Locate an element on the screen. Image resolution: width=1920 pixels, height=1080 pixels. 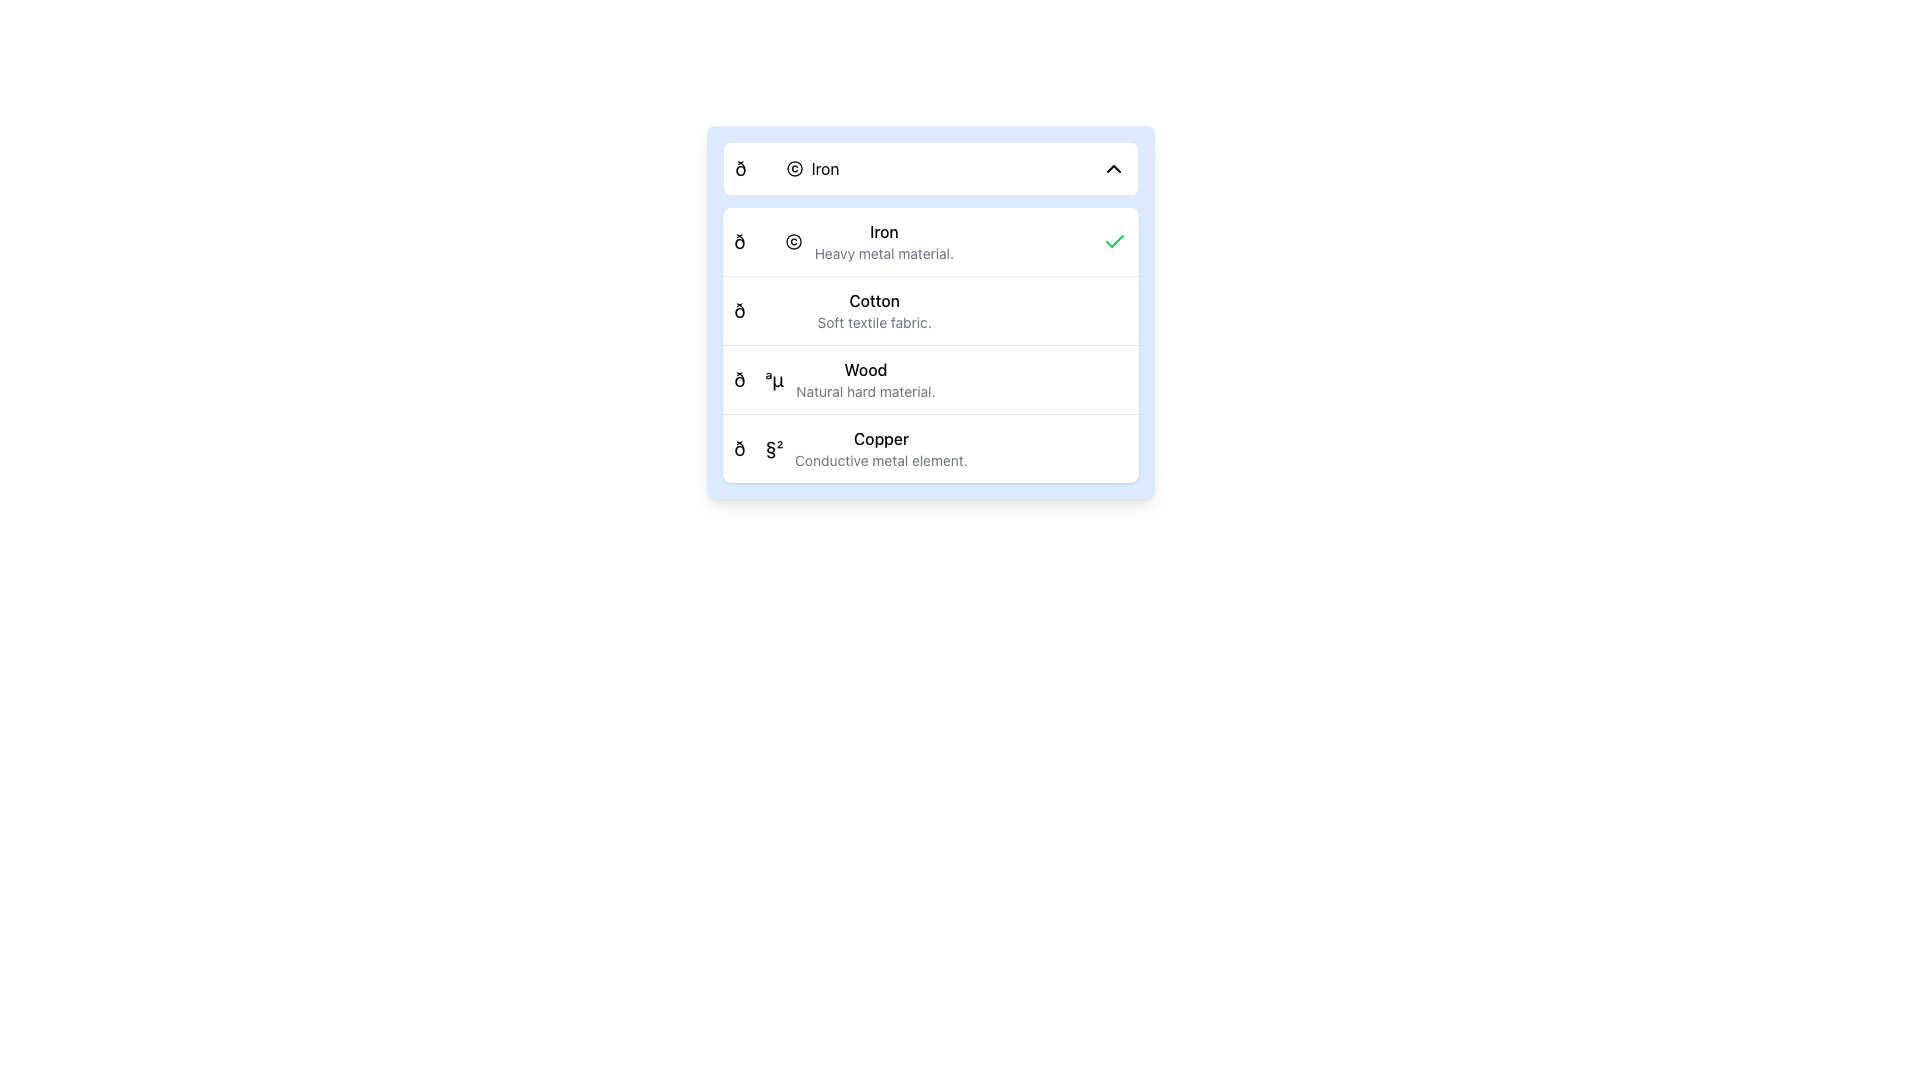
the third list item labeled 'Wood', which includes an icon and the description 'Natural hard material.' is located at coordinates (835, 380).